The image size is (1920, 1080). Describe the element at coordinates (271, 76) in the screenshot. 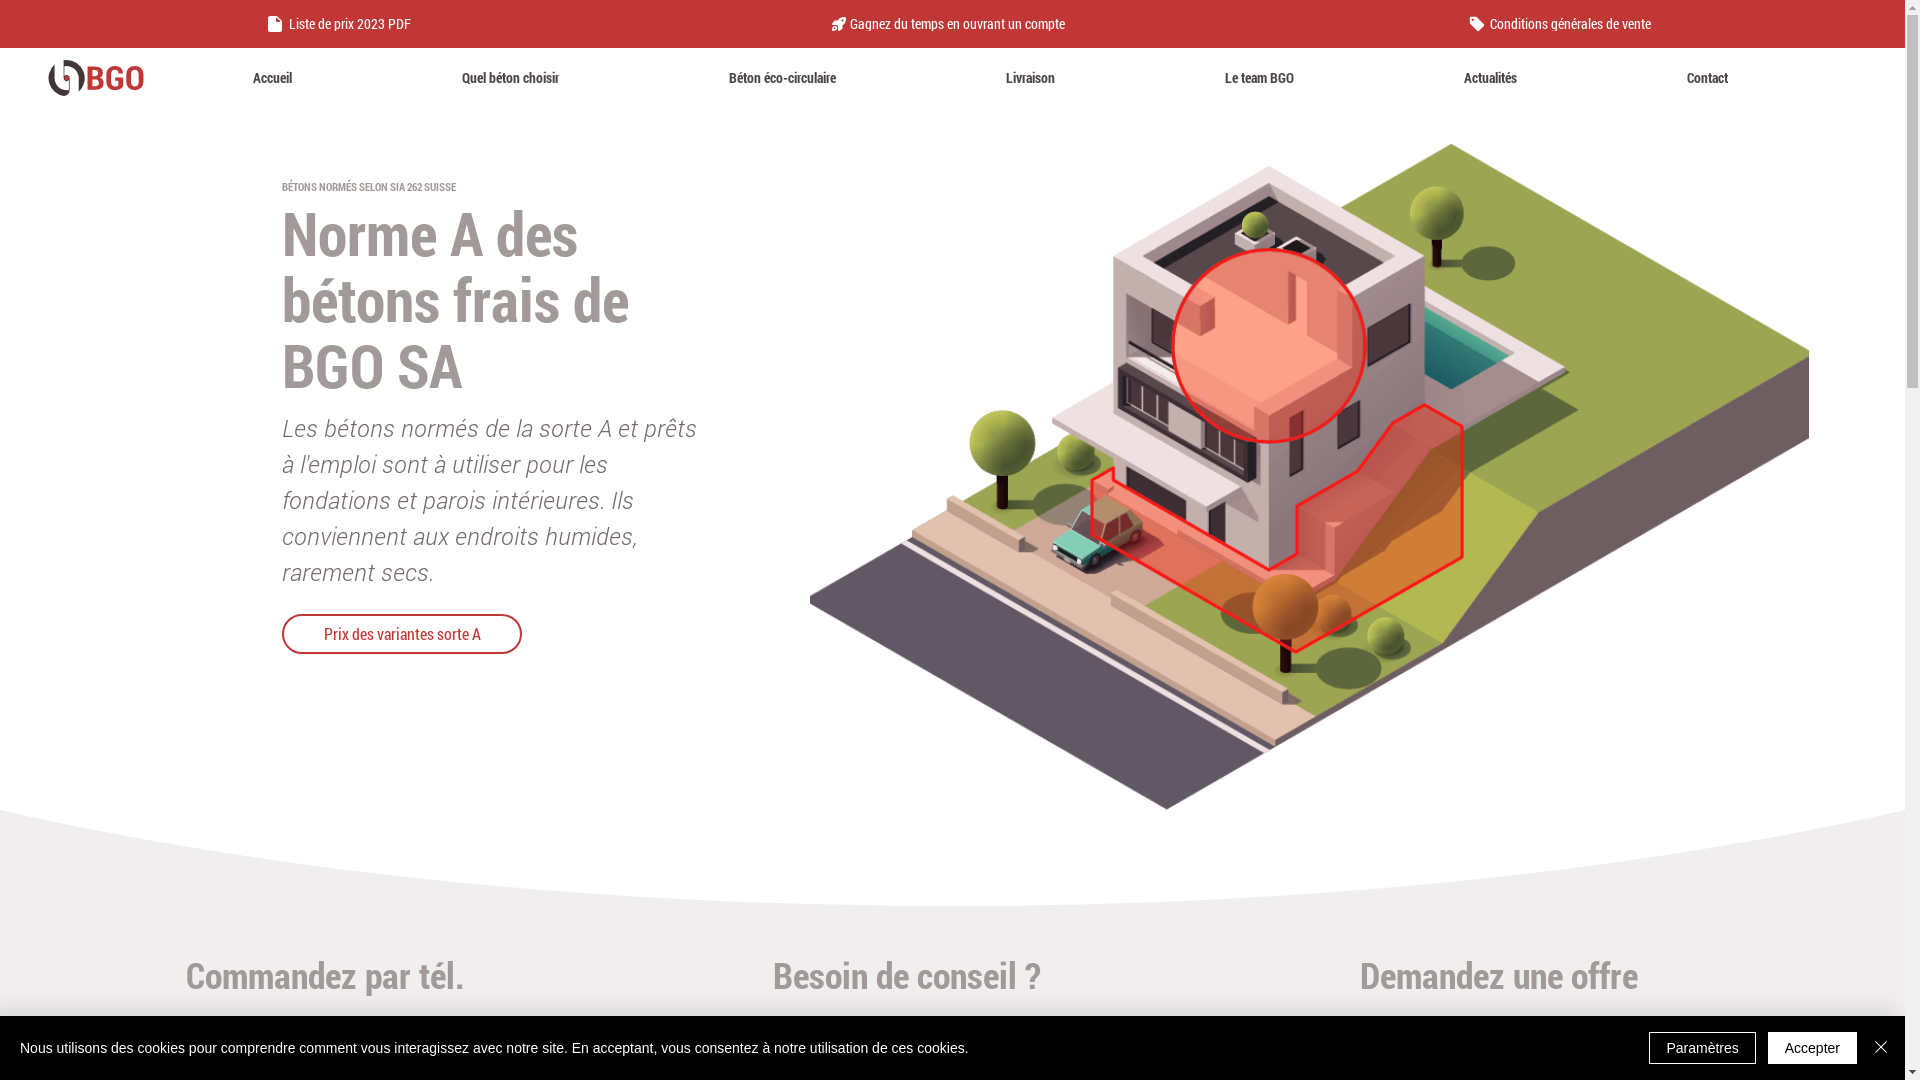

I see `'Accueil'` at that location.